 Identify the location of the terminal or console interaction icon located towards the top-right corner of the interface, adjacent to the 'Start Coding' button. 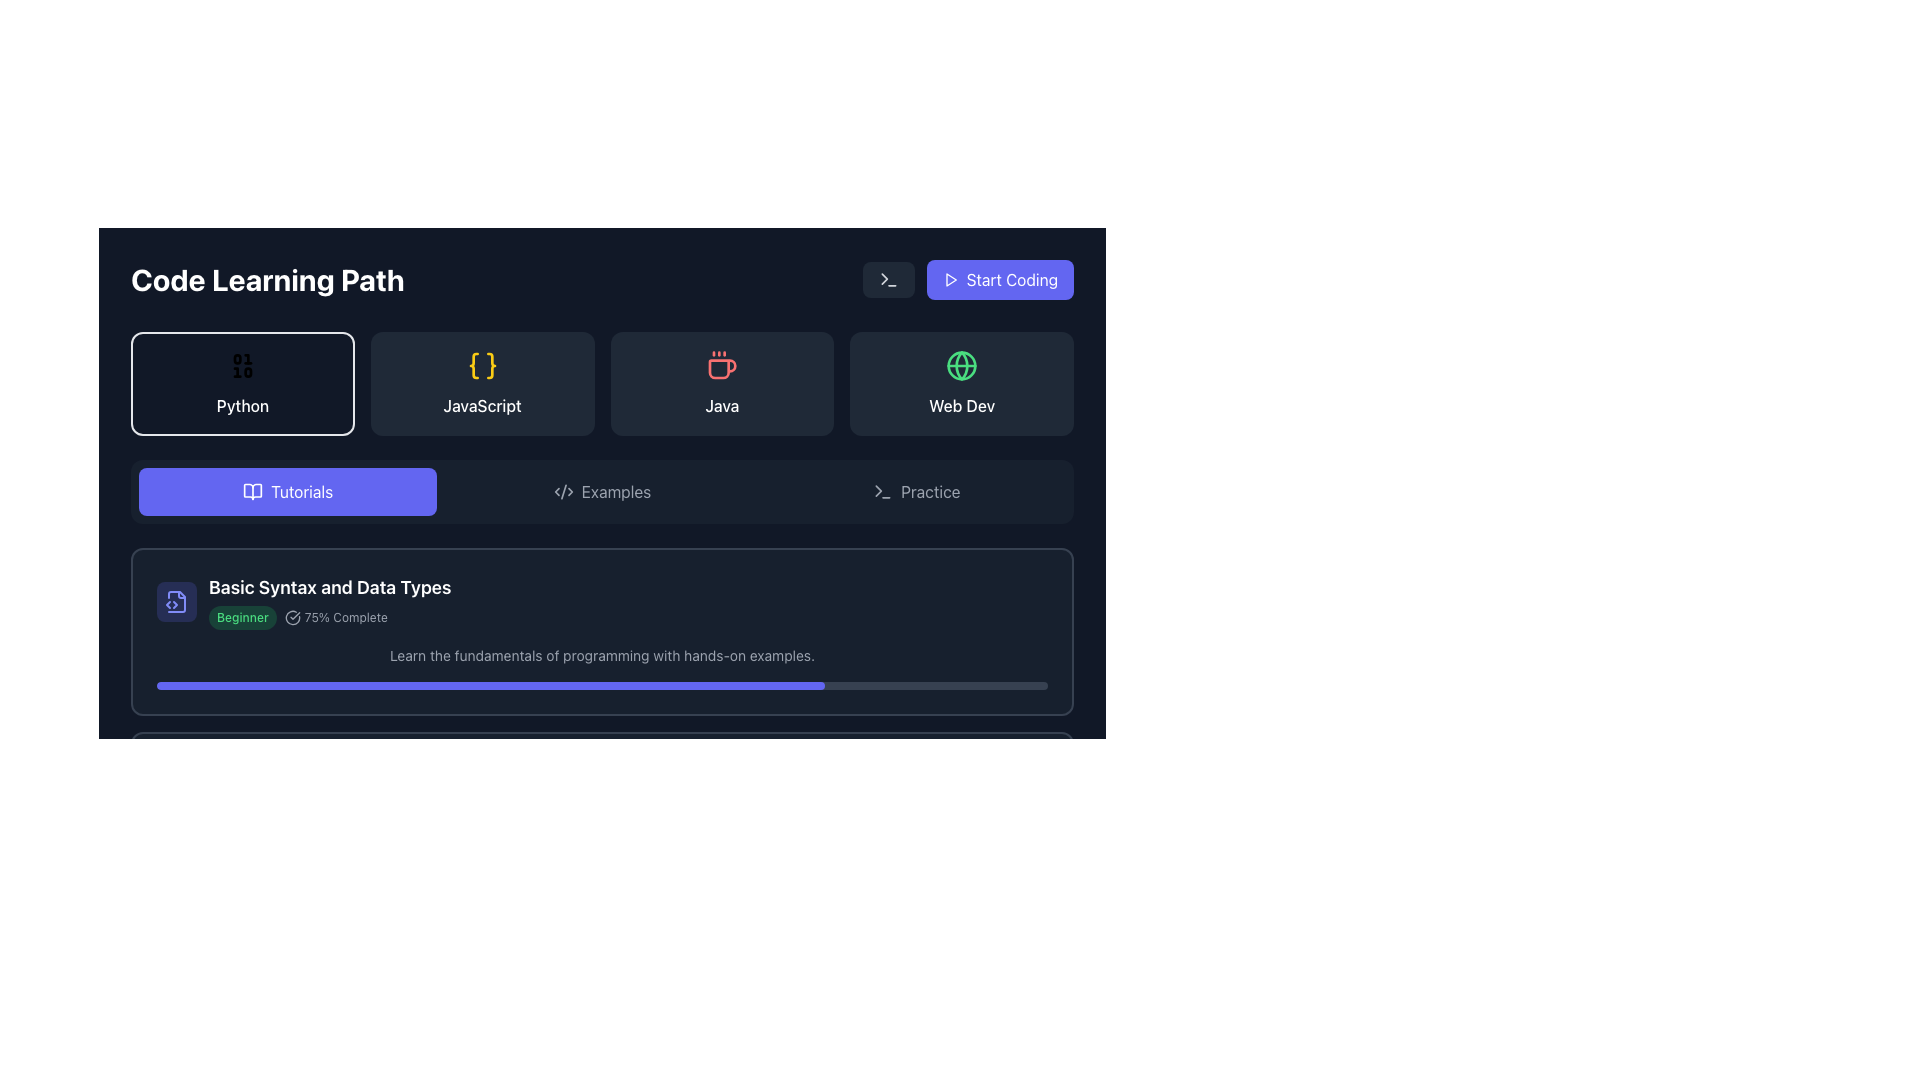
(887, 280).